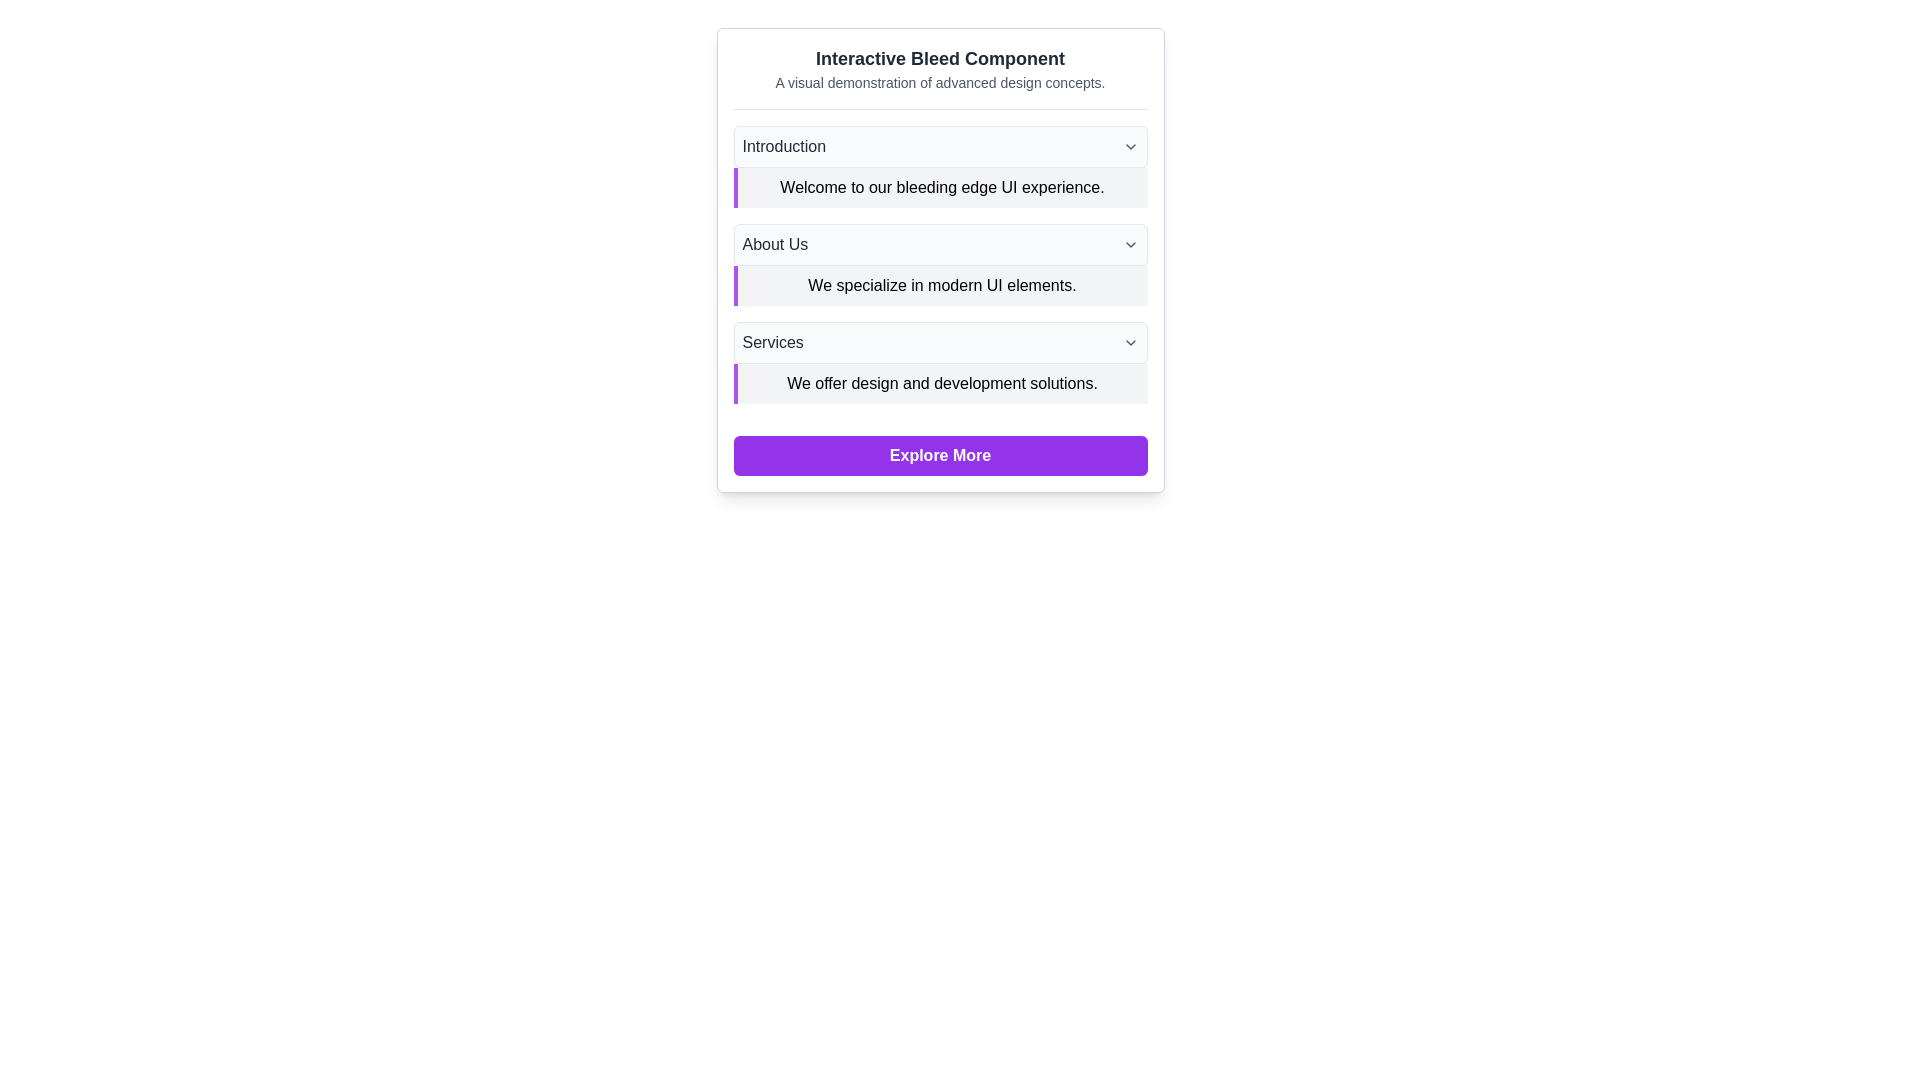 The height and width of the screenshot is (1080, 1920). What do you see at coordinates (939, 76) in the screenshot?
I see `the text block with the heading 'Interactive Bleed Component' and the description 'A visual demonstration of advanced design concepts'` at bounding box center [939, 76].